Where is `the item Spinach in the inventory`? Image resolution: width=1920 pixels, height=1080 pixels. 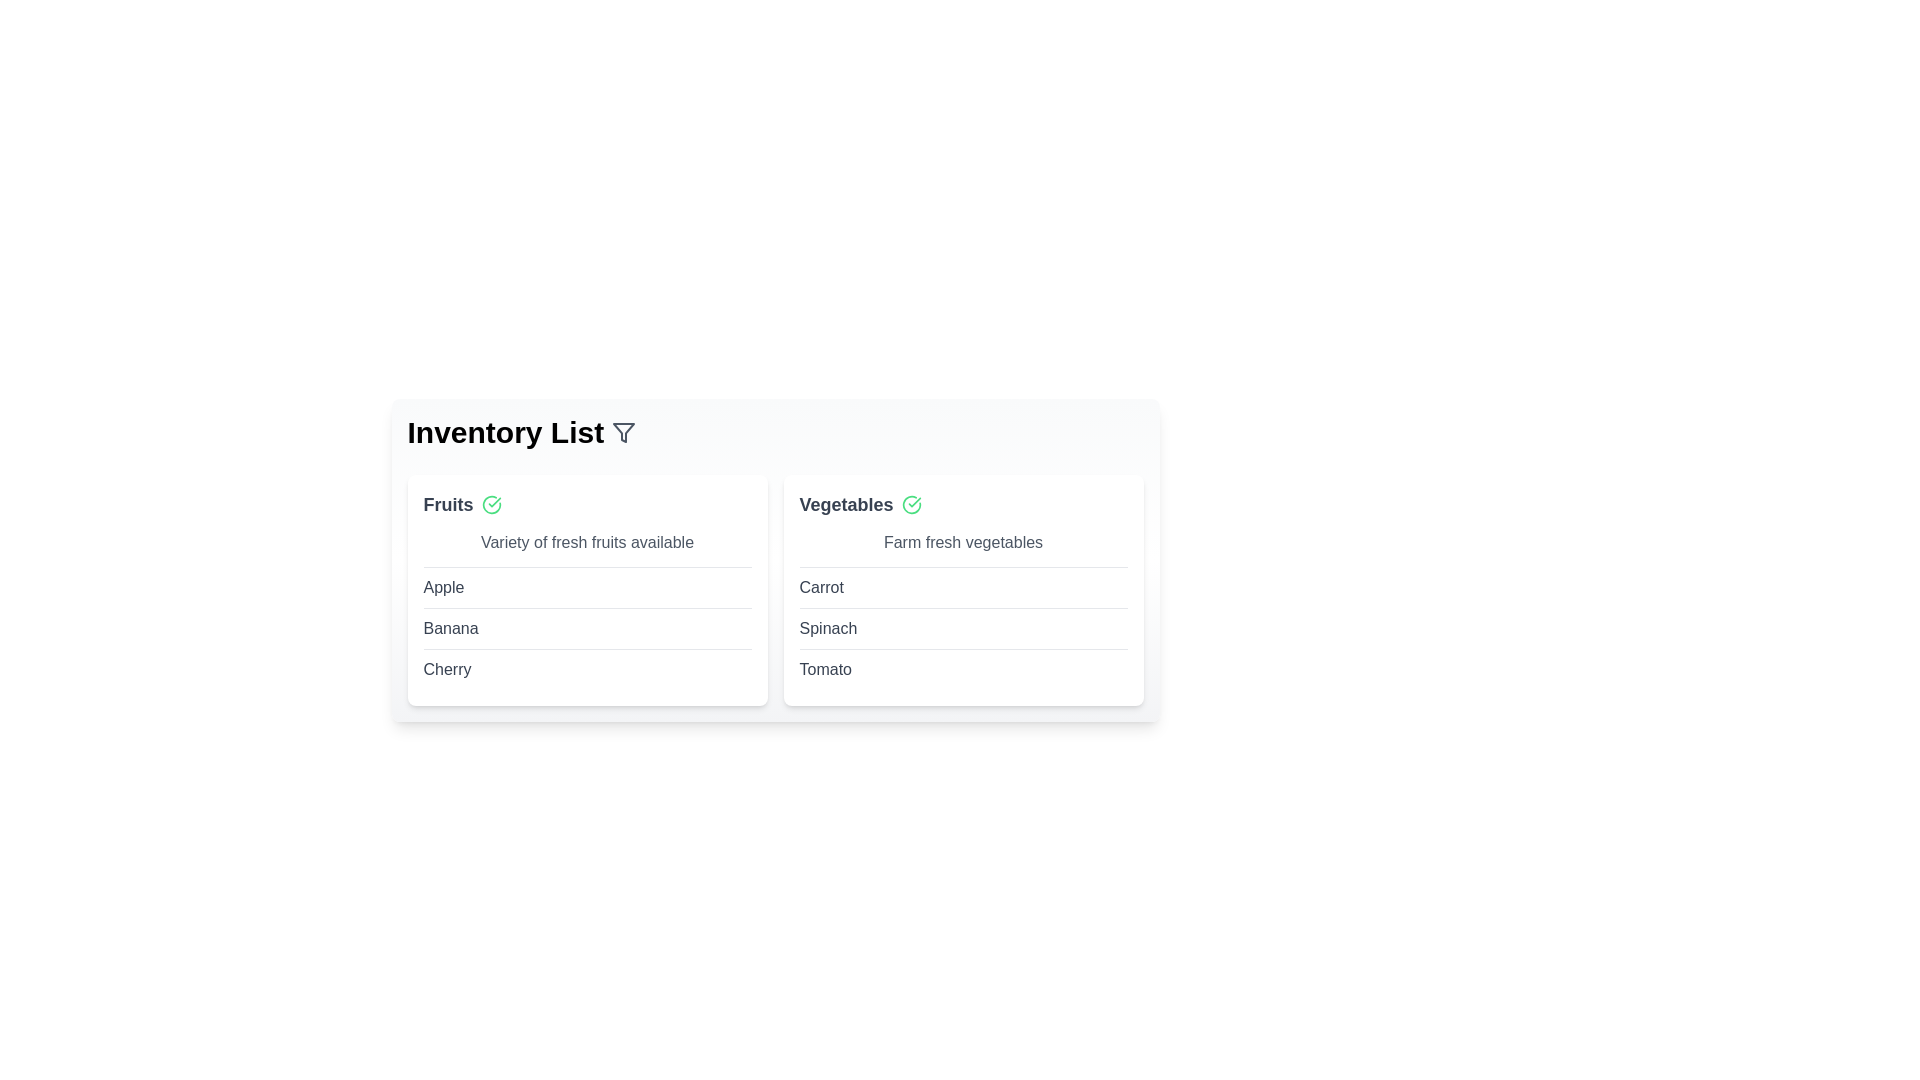 the item Spinach in the inventory is located at coordinates (828, 627).